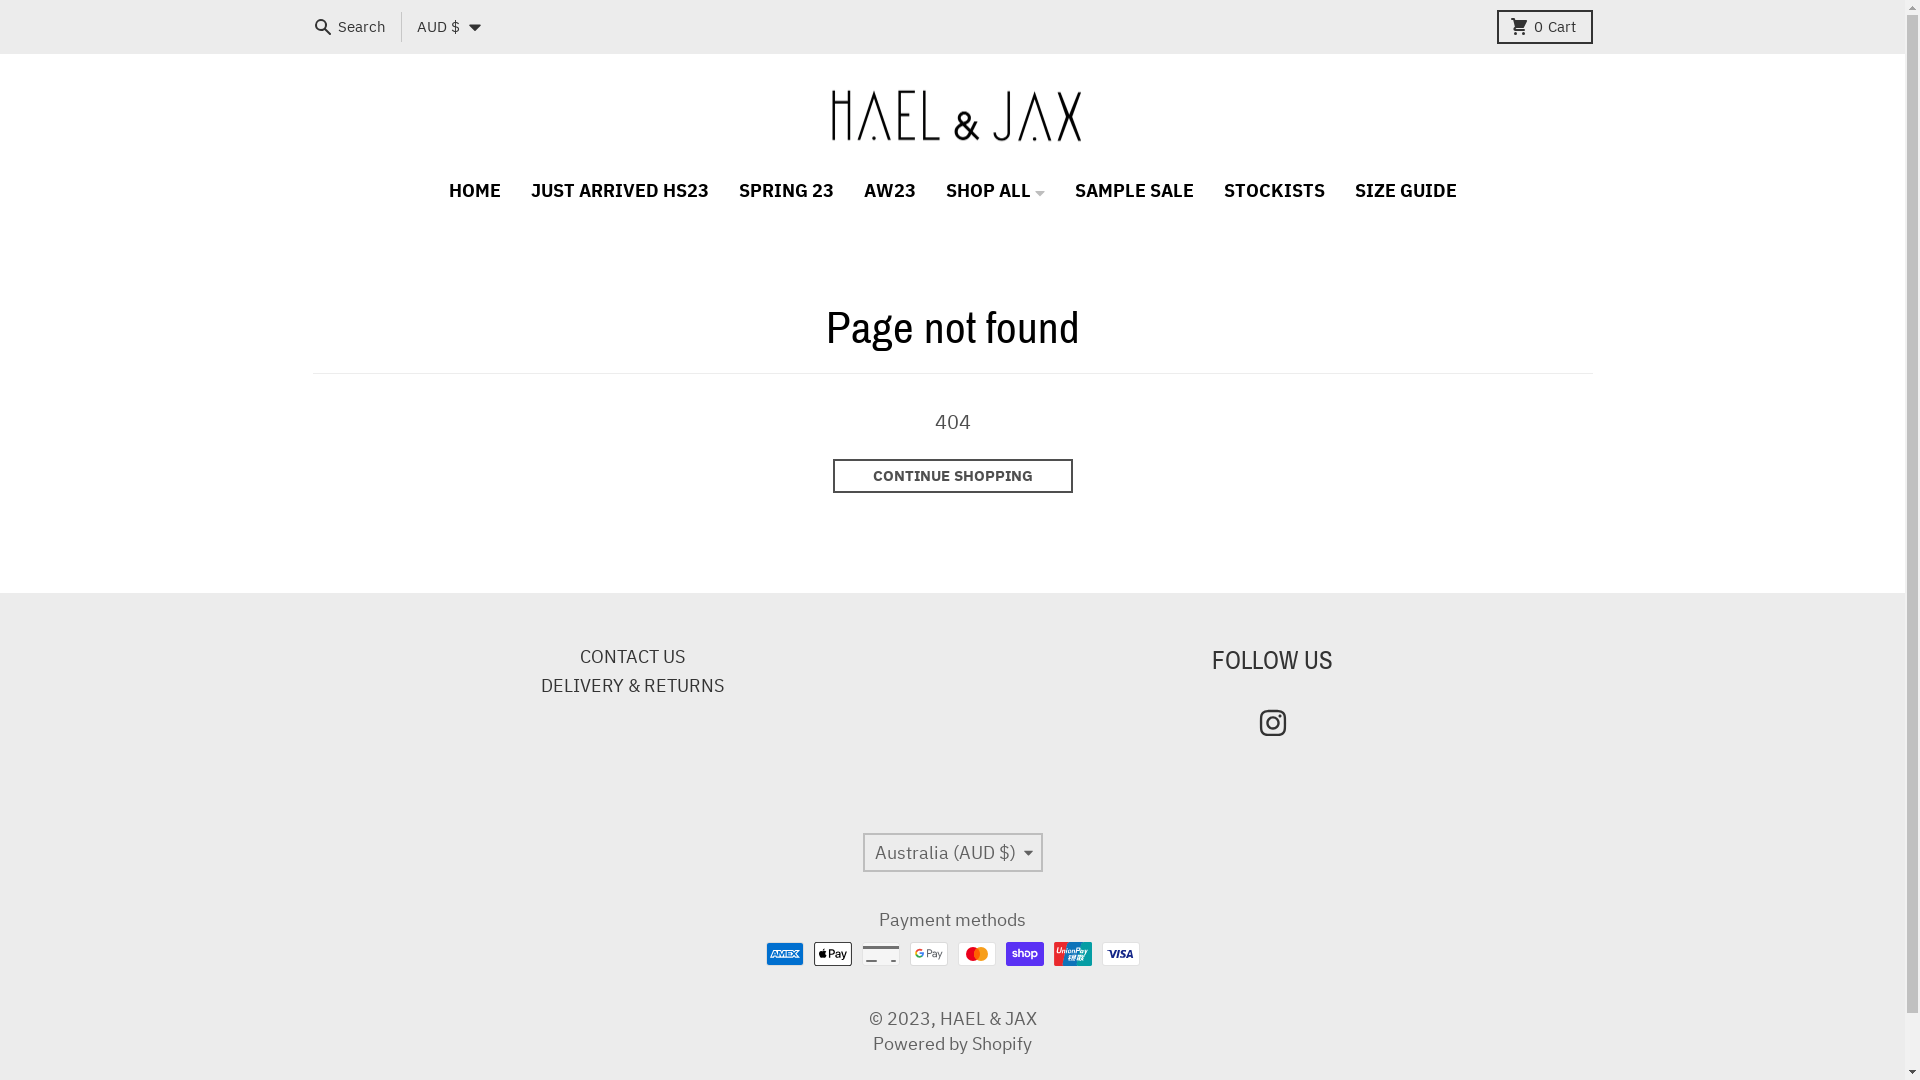 This screenshot has width=1920, height=1080. I want to click on 'DELIVERY & RETURNS', so click(631, 684).